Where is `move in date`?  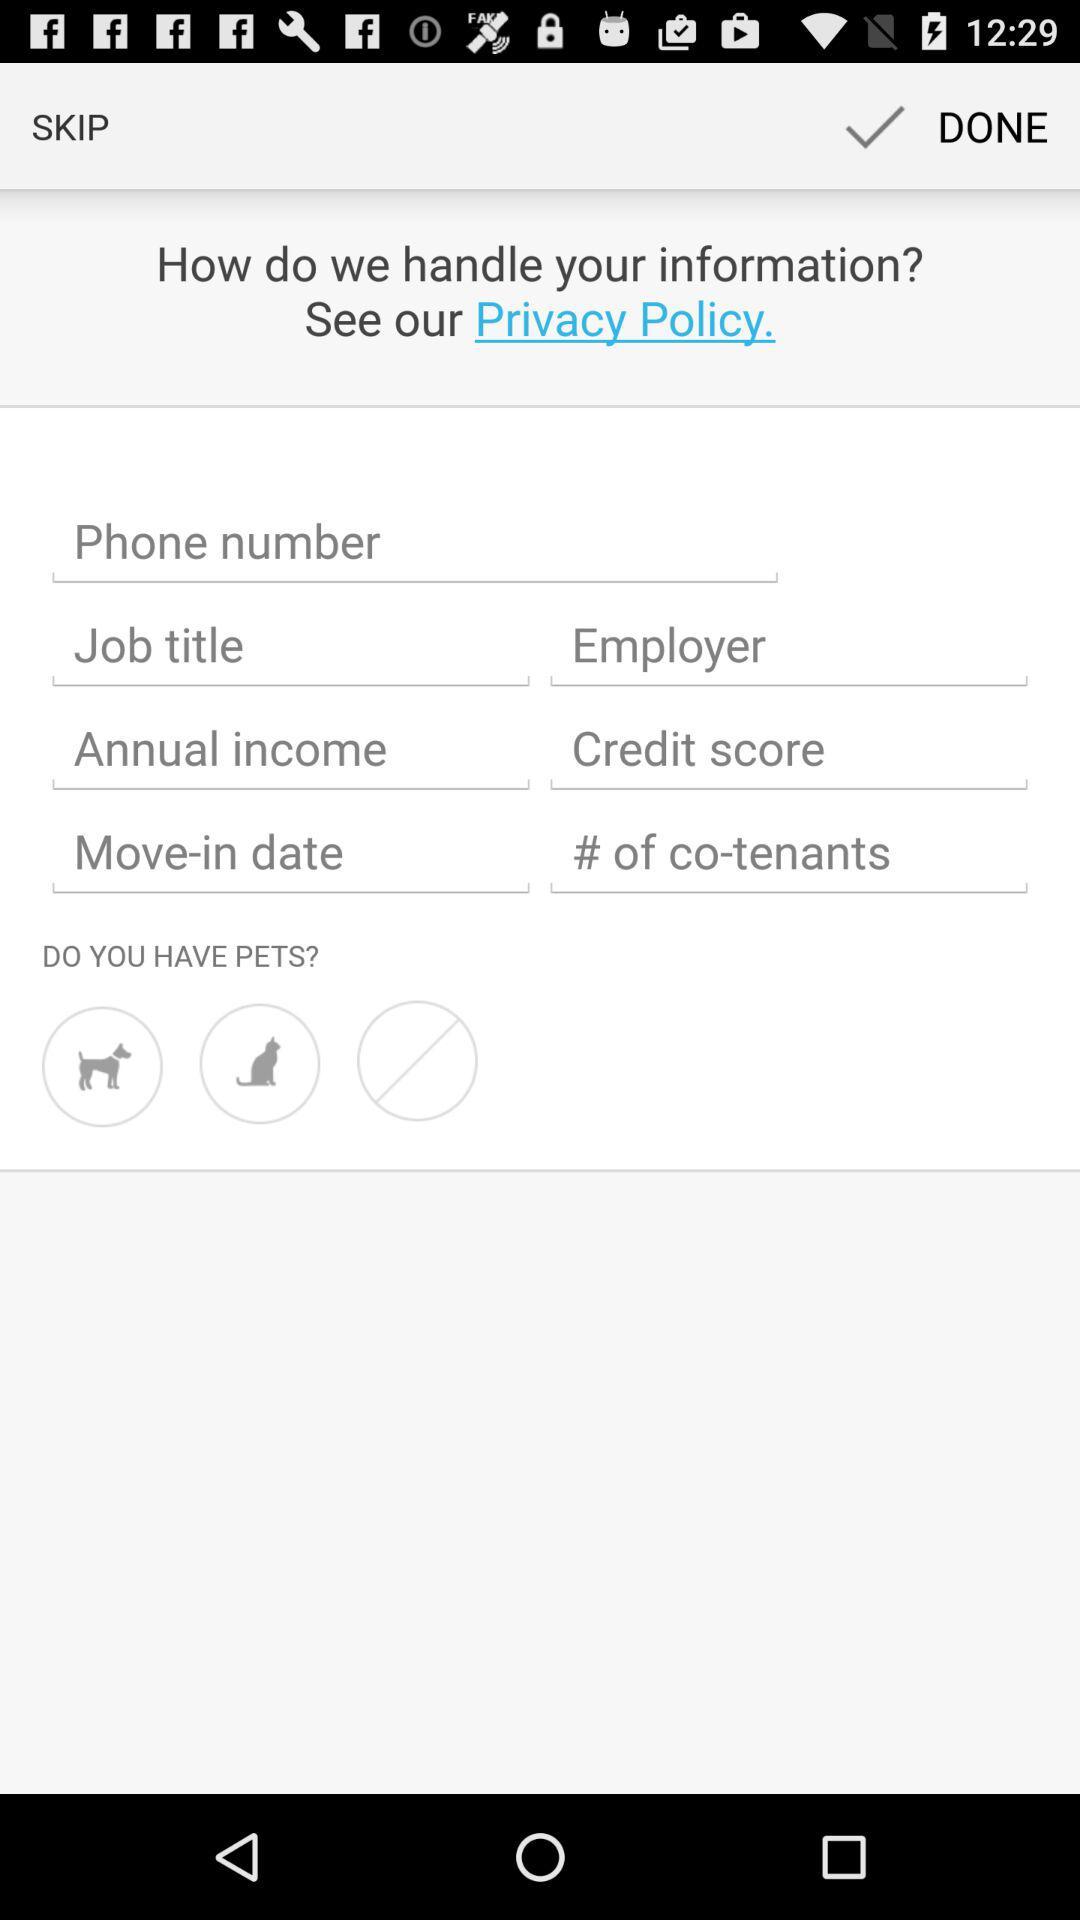
move in date is located at coordinates (290, 851).